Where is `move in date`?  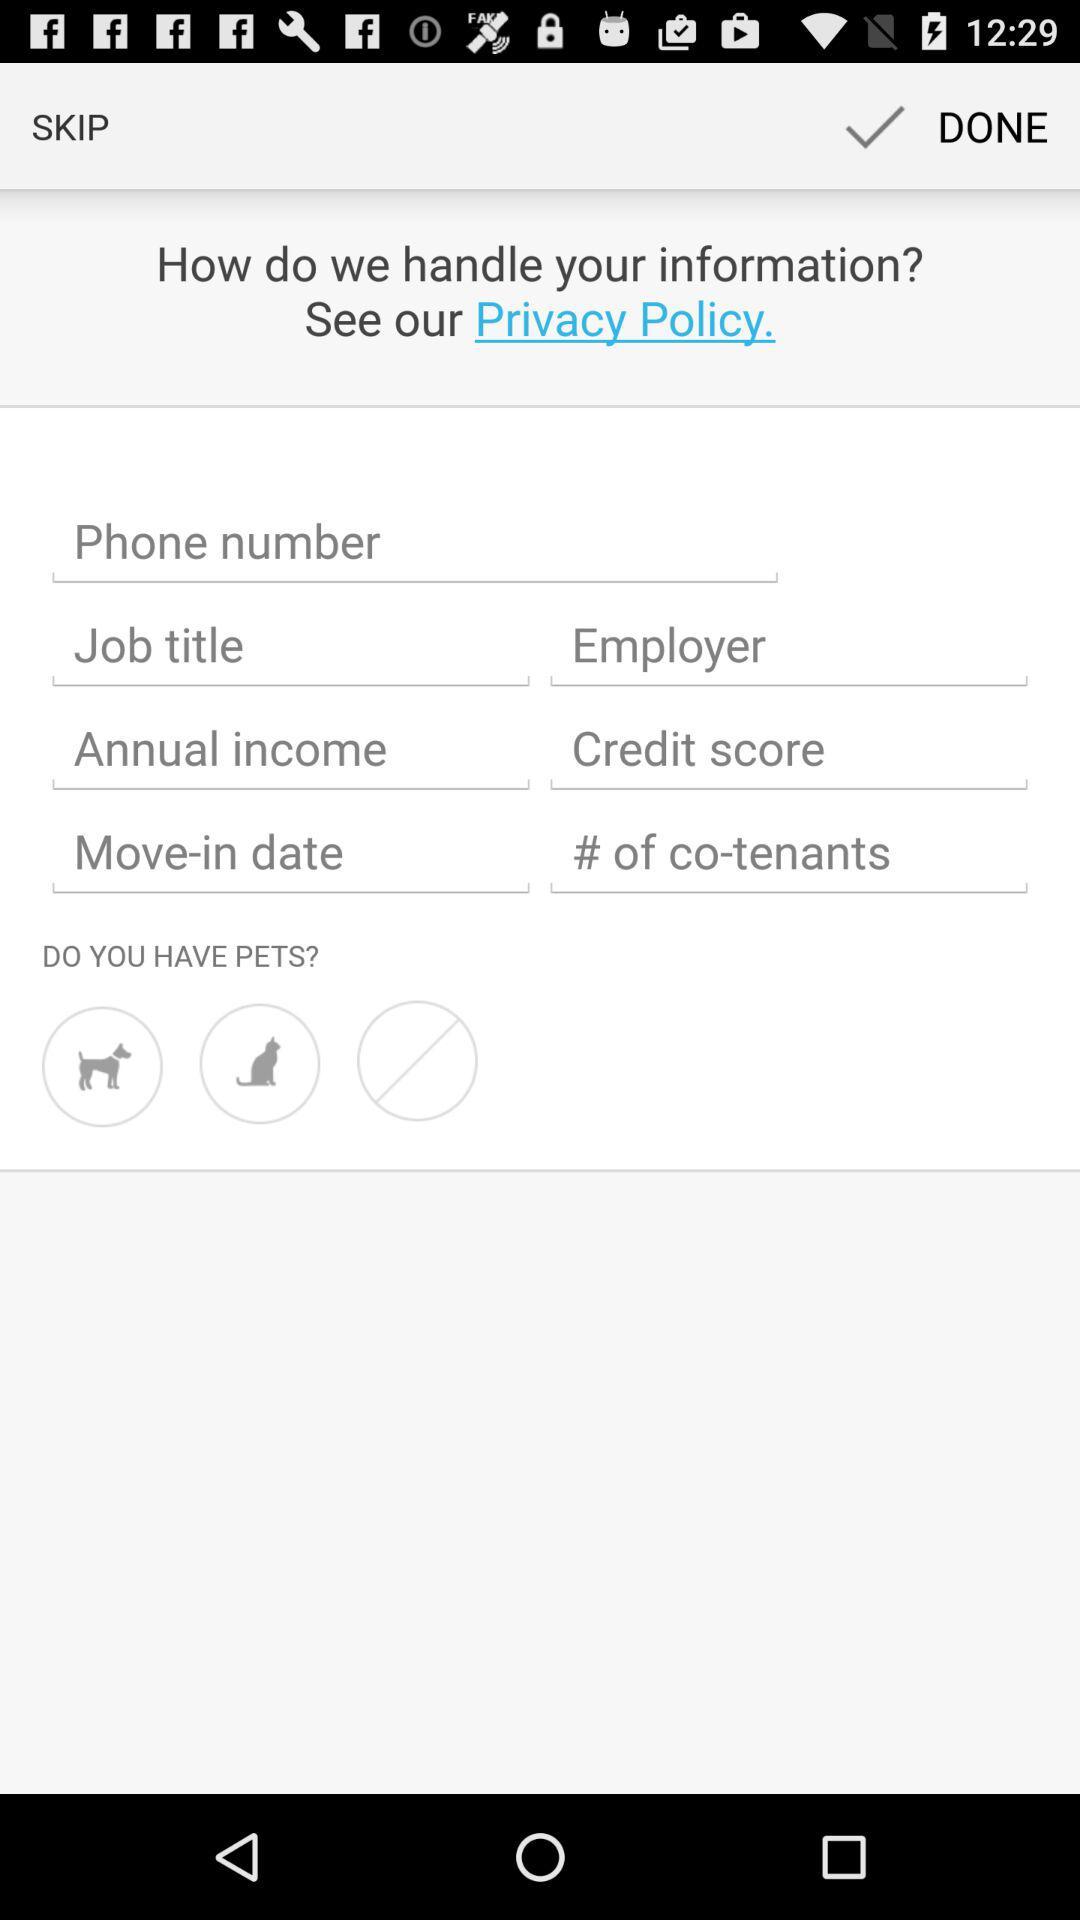
move in date is located at coordinates (290, 851).